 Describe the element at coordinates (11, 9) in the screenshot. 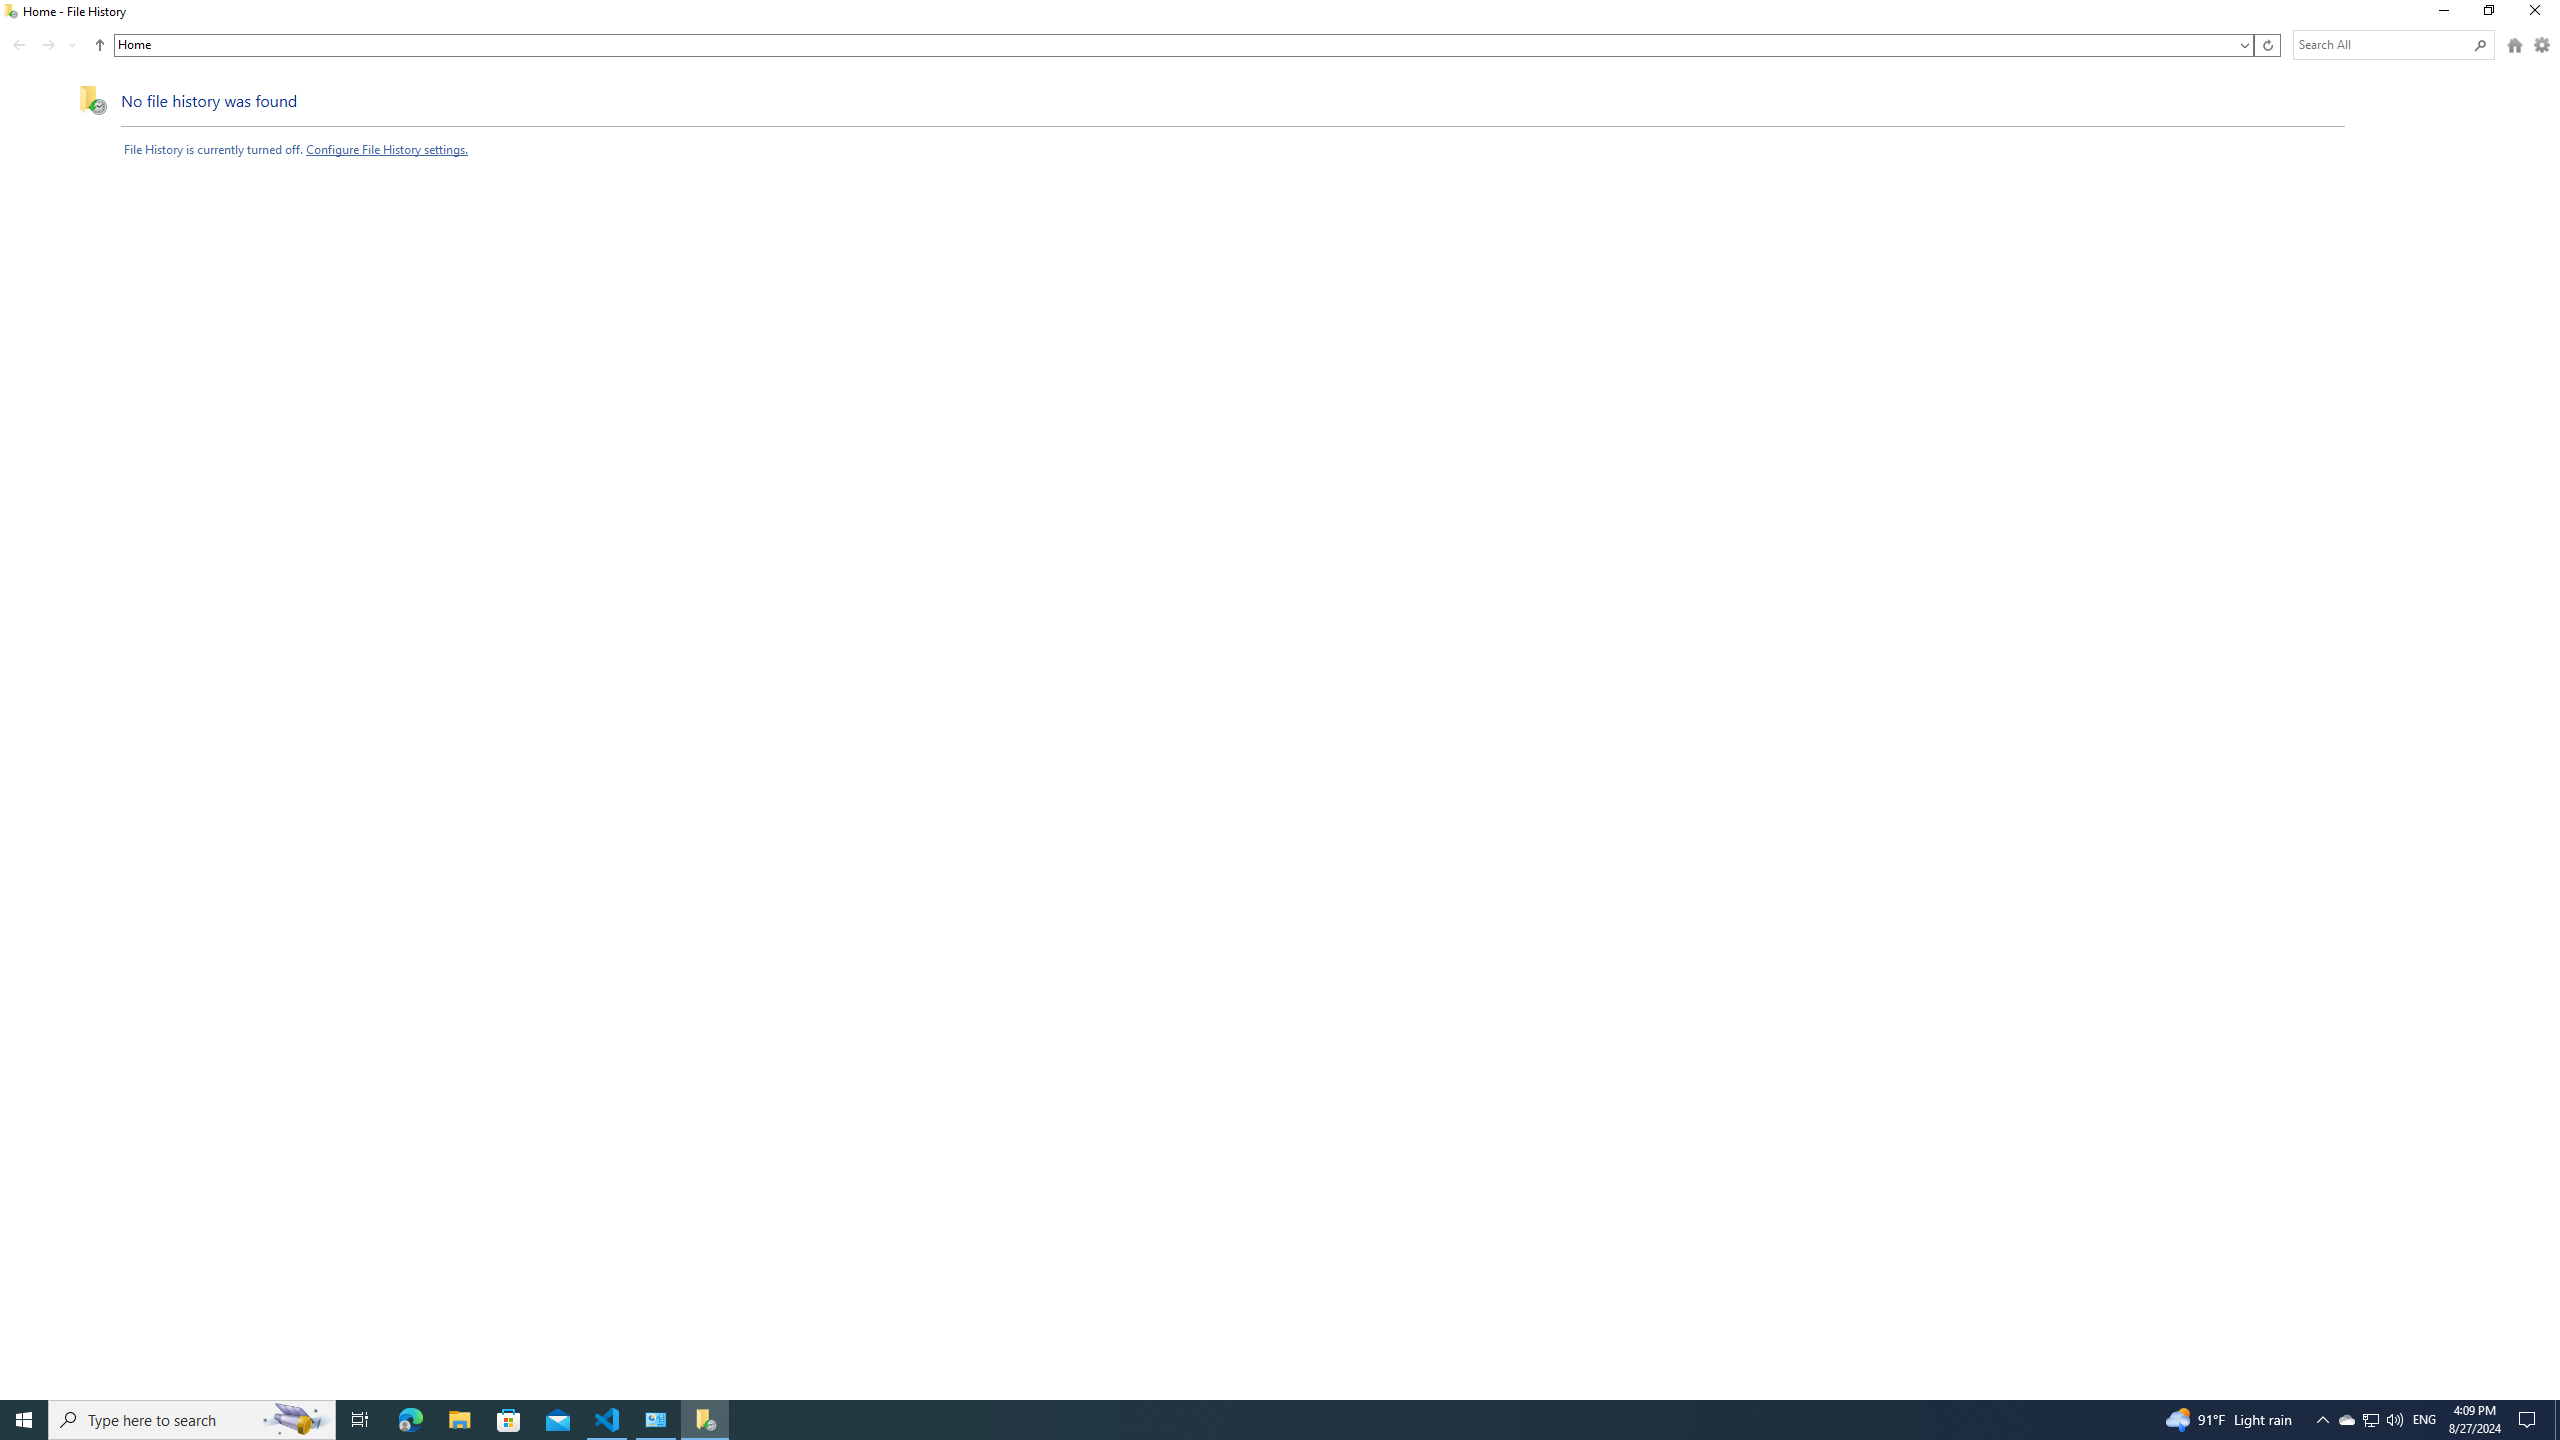

I see `'System'` at that location.